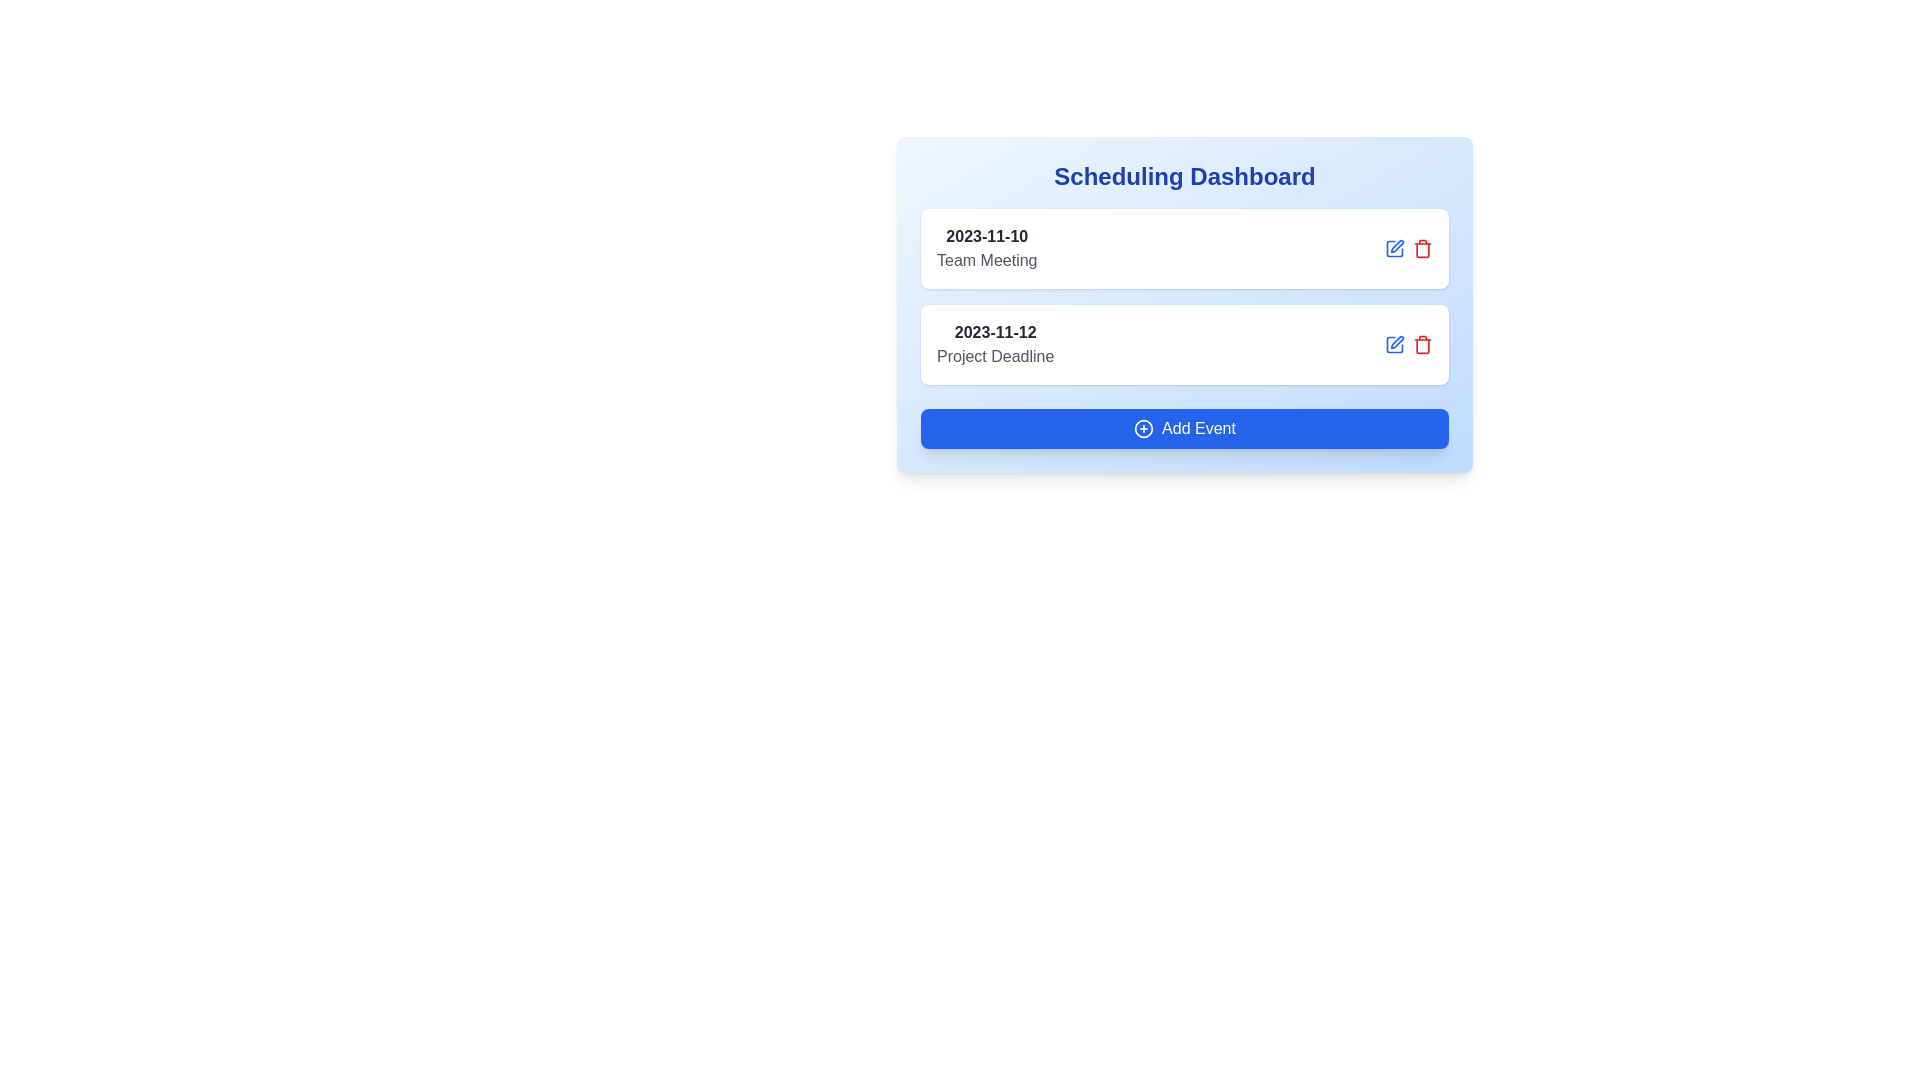 This screenshot has height=1080, width=1920. What do you see at coordinates (1185, 176) in the screenshot?
I see `the Label element that serves as the heading or title for the content below, located at the top-center position above other components` at bounding box center [1185, 176].